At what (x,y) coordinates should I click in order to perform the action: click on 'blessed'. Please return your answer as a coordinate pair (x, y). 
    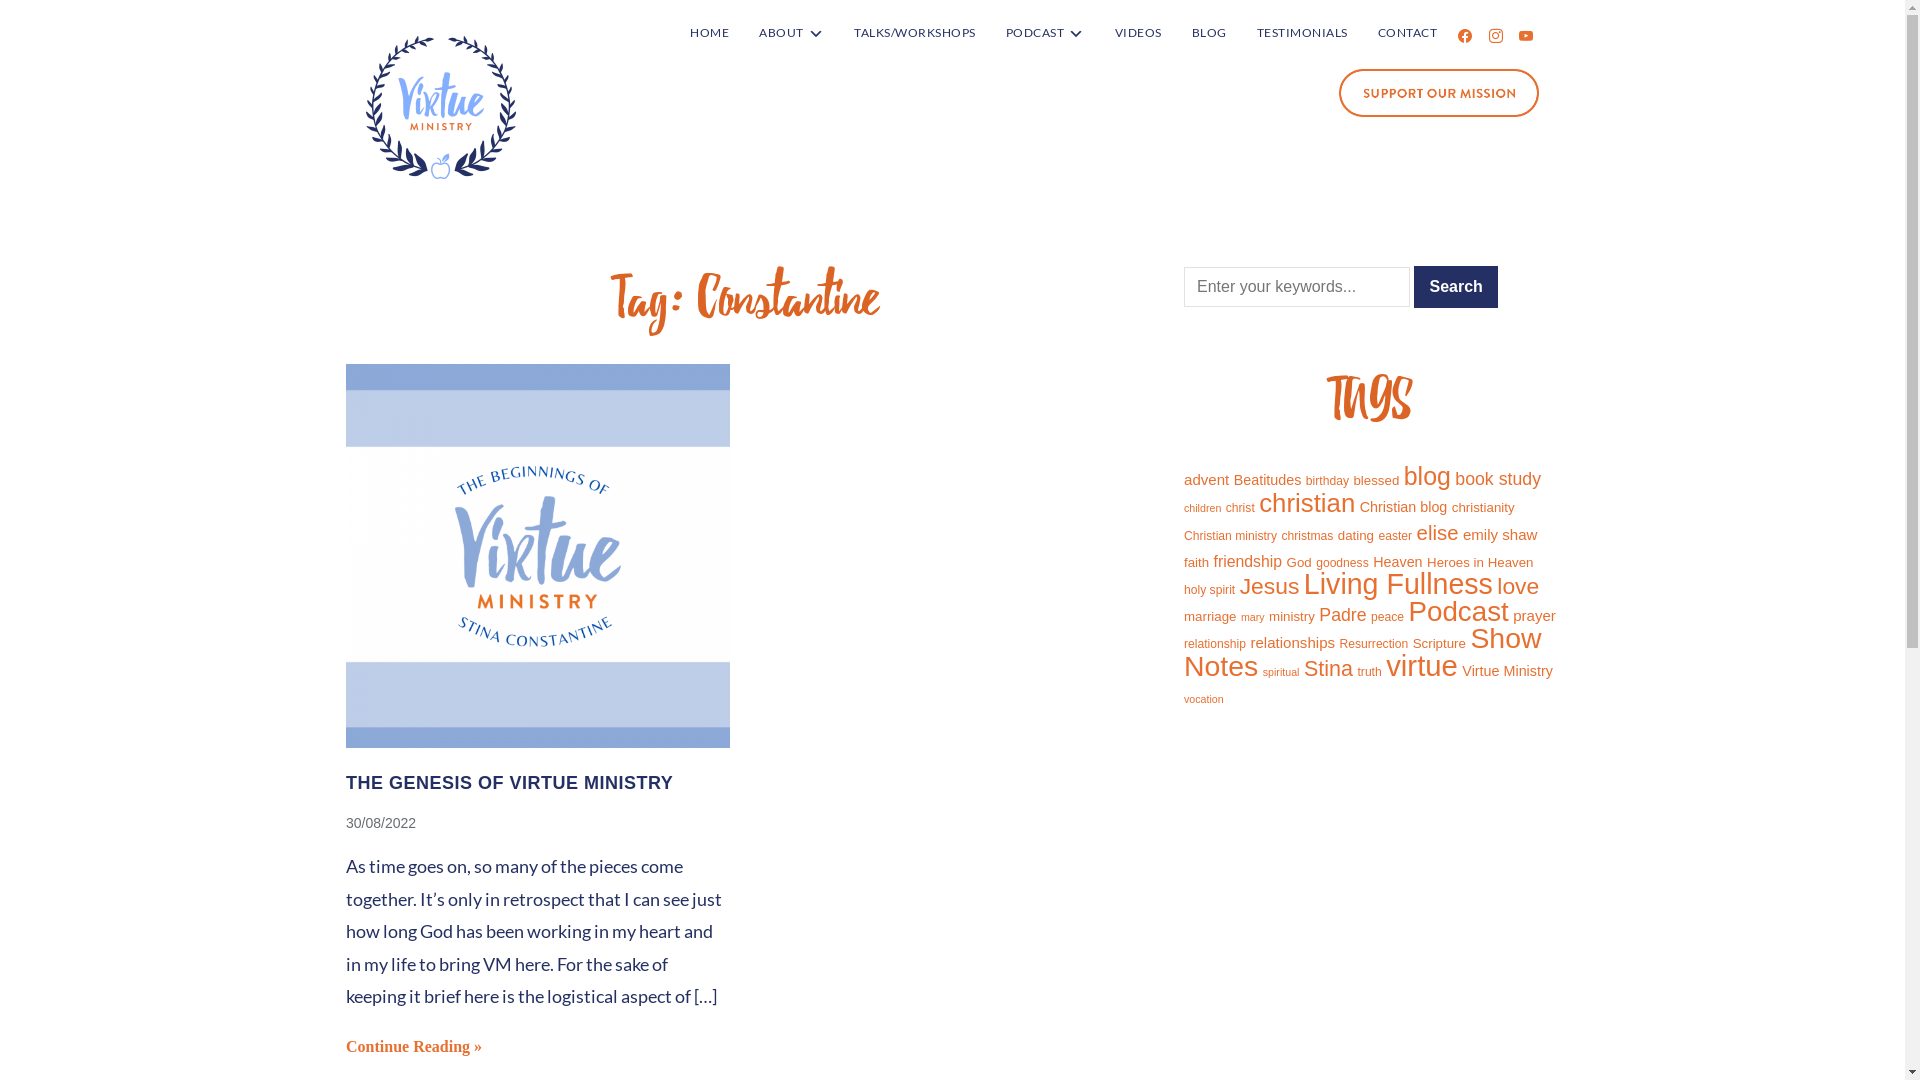
    Looking at the image, I should click on (1375, 480).